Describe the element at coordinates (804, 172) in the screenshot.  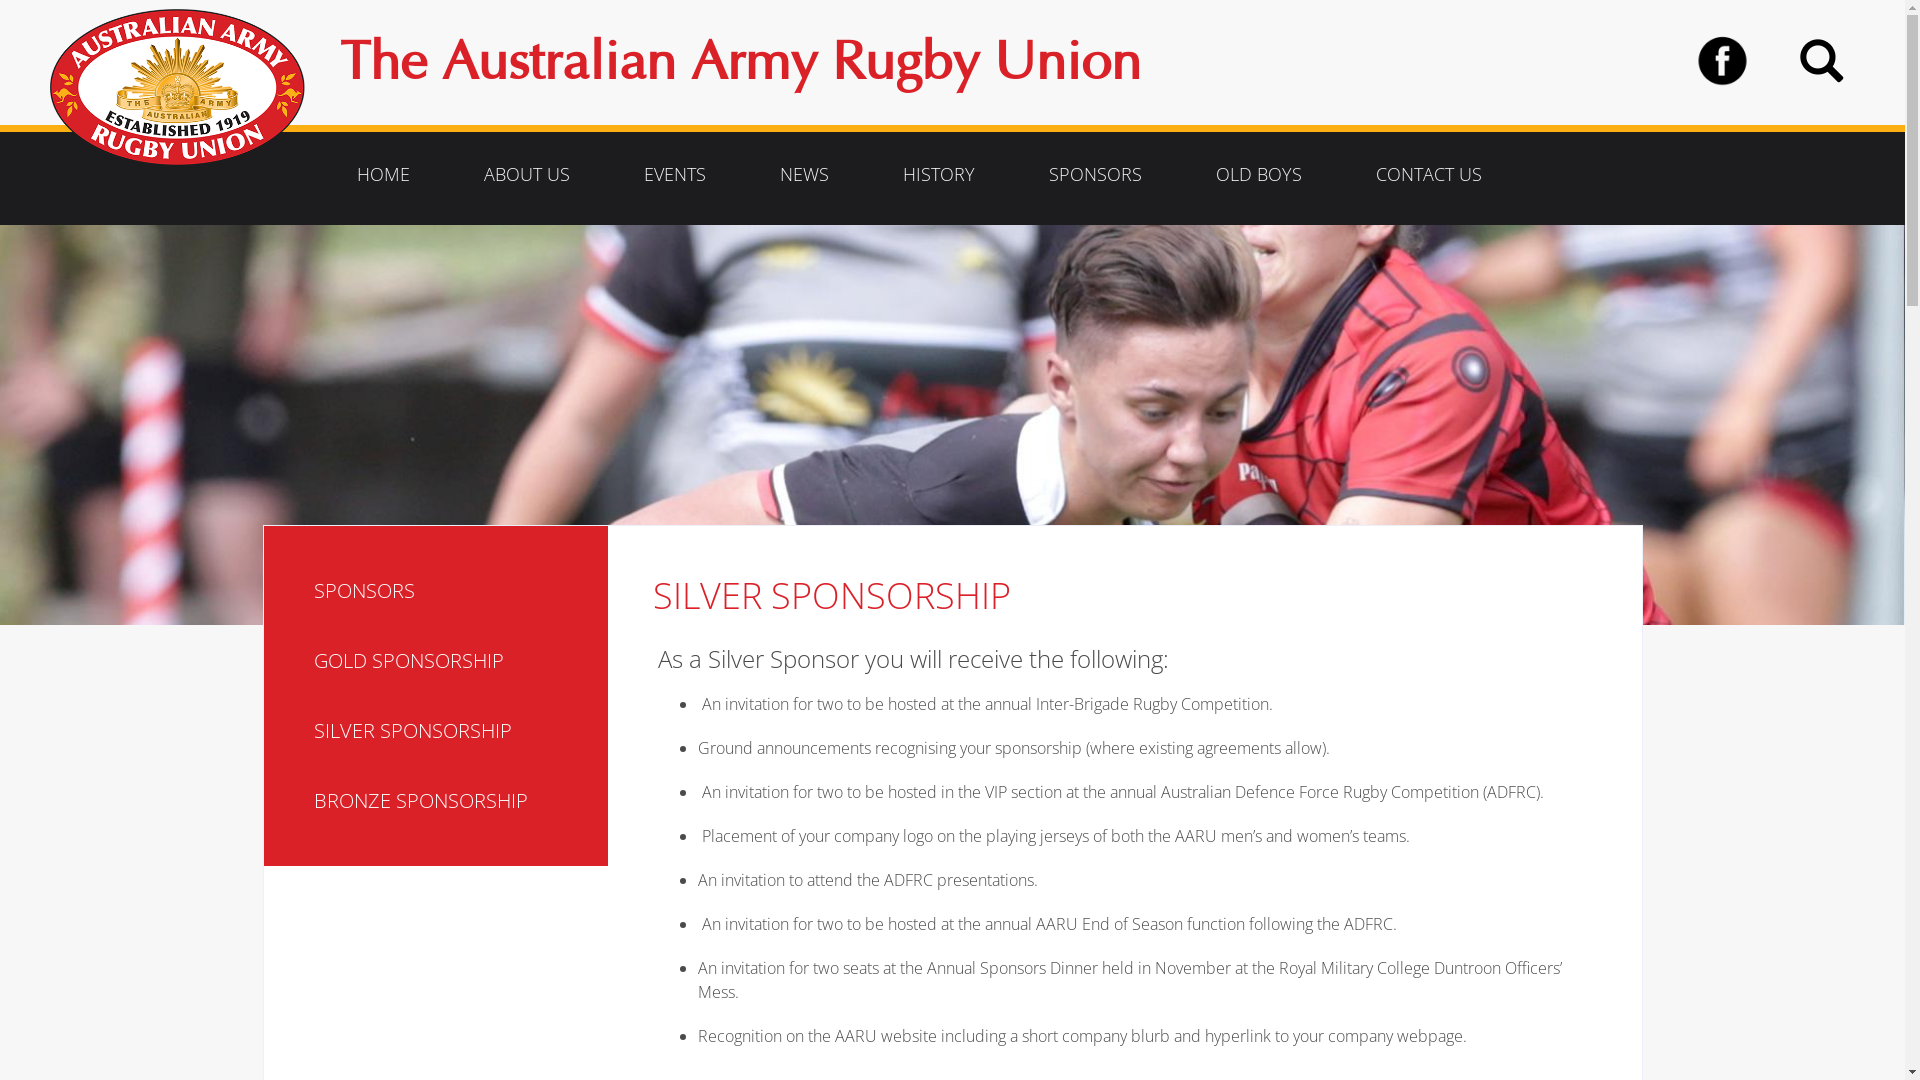
I see `'NEWS'` at that location.